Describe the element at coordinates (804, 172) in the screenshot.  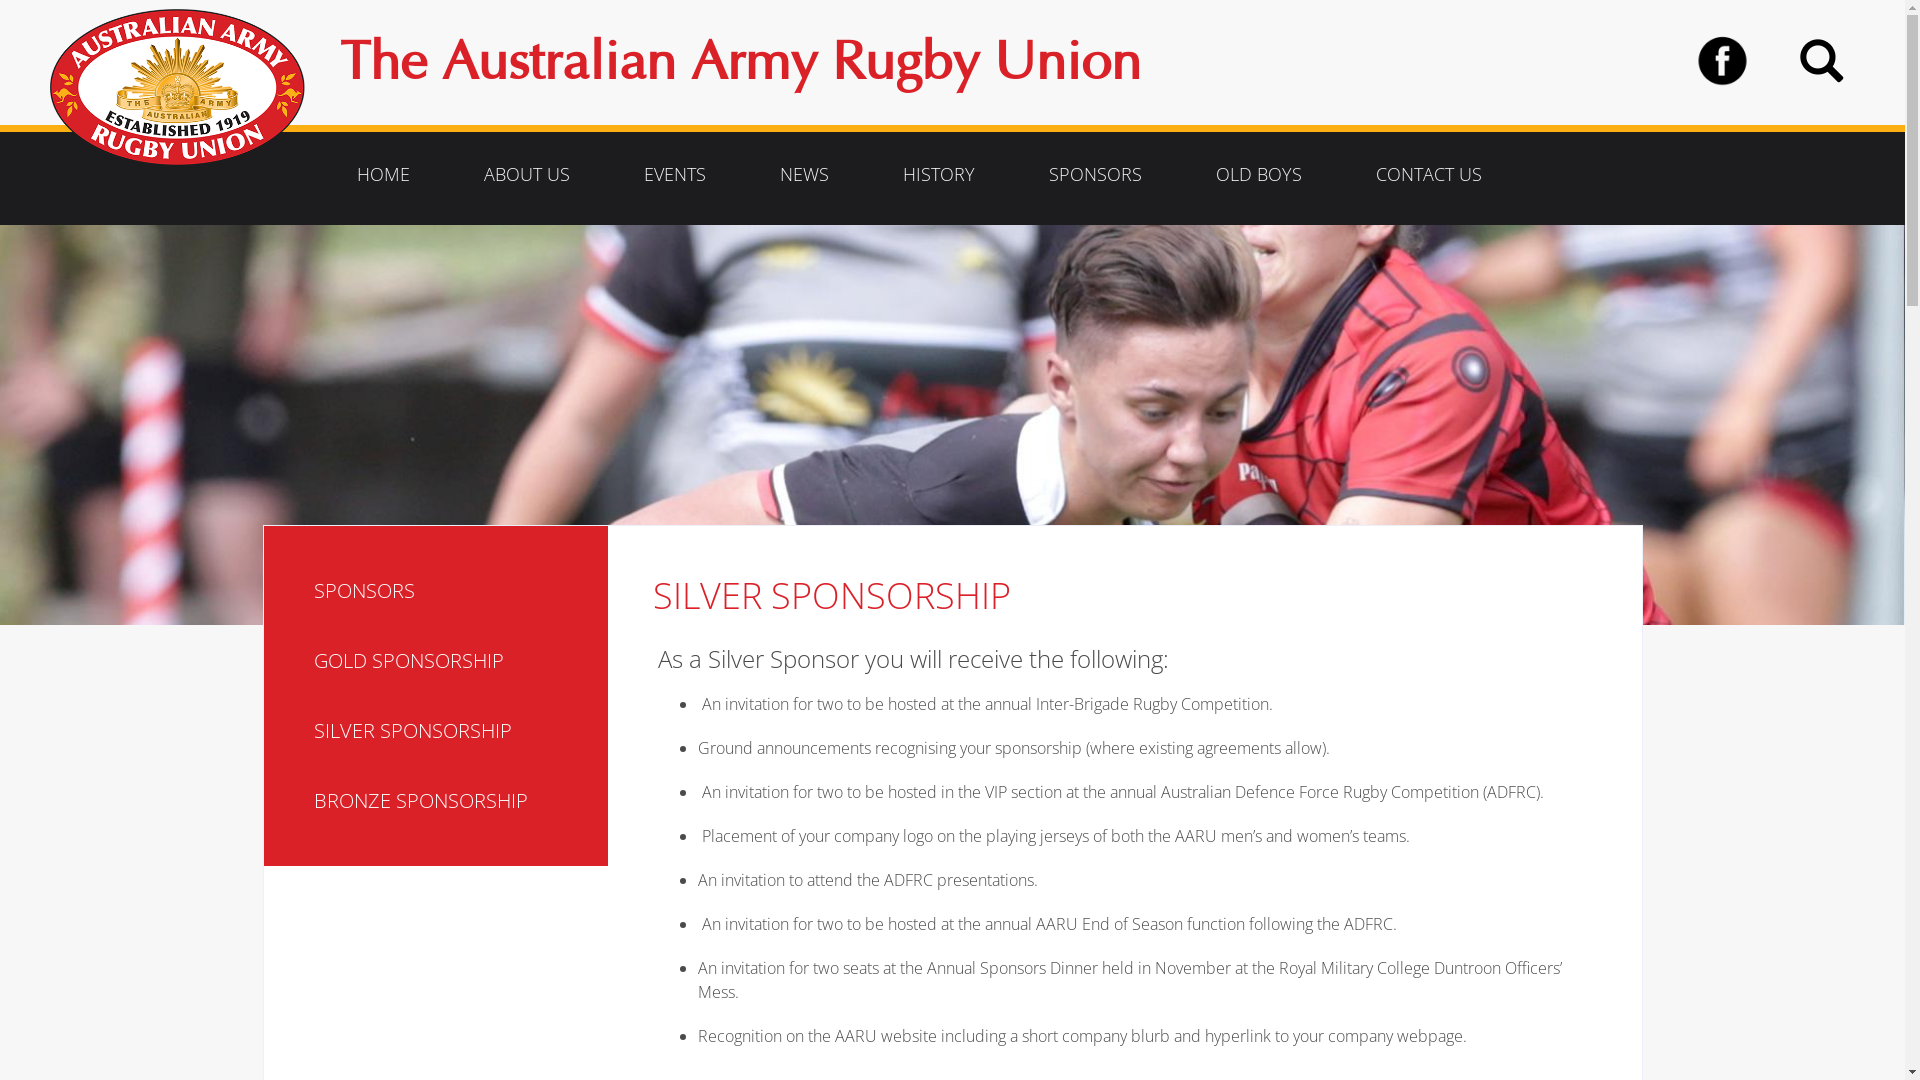
I see `'NEWS'` at that location.